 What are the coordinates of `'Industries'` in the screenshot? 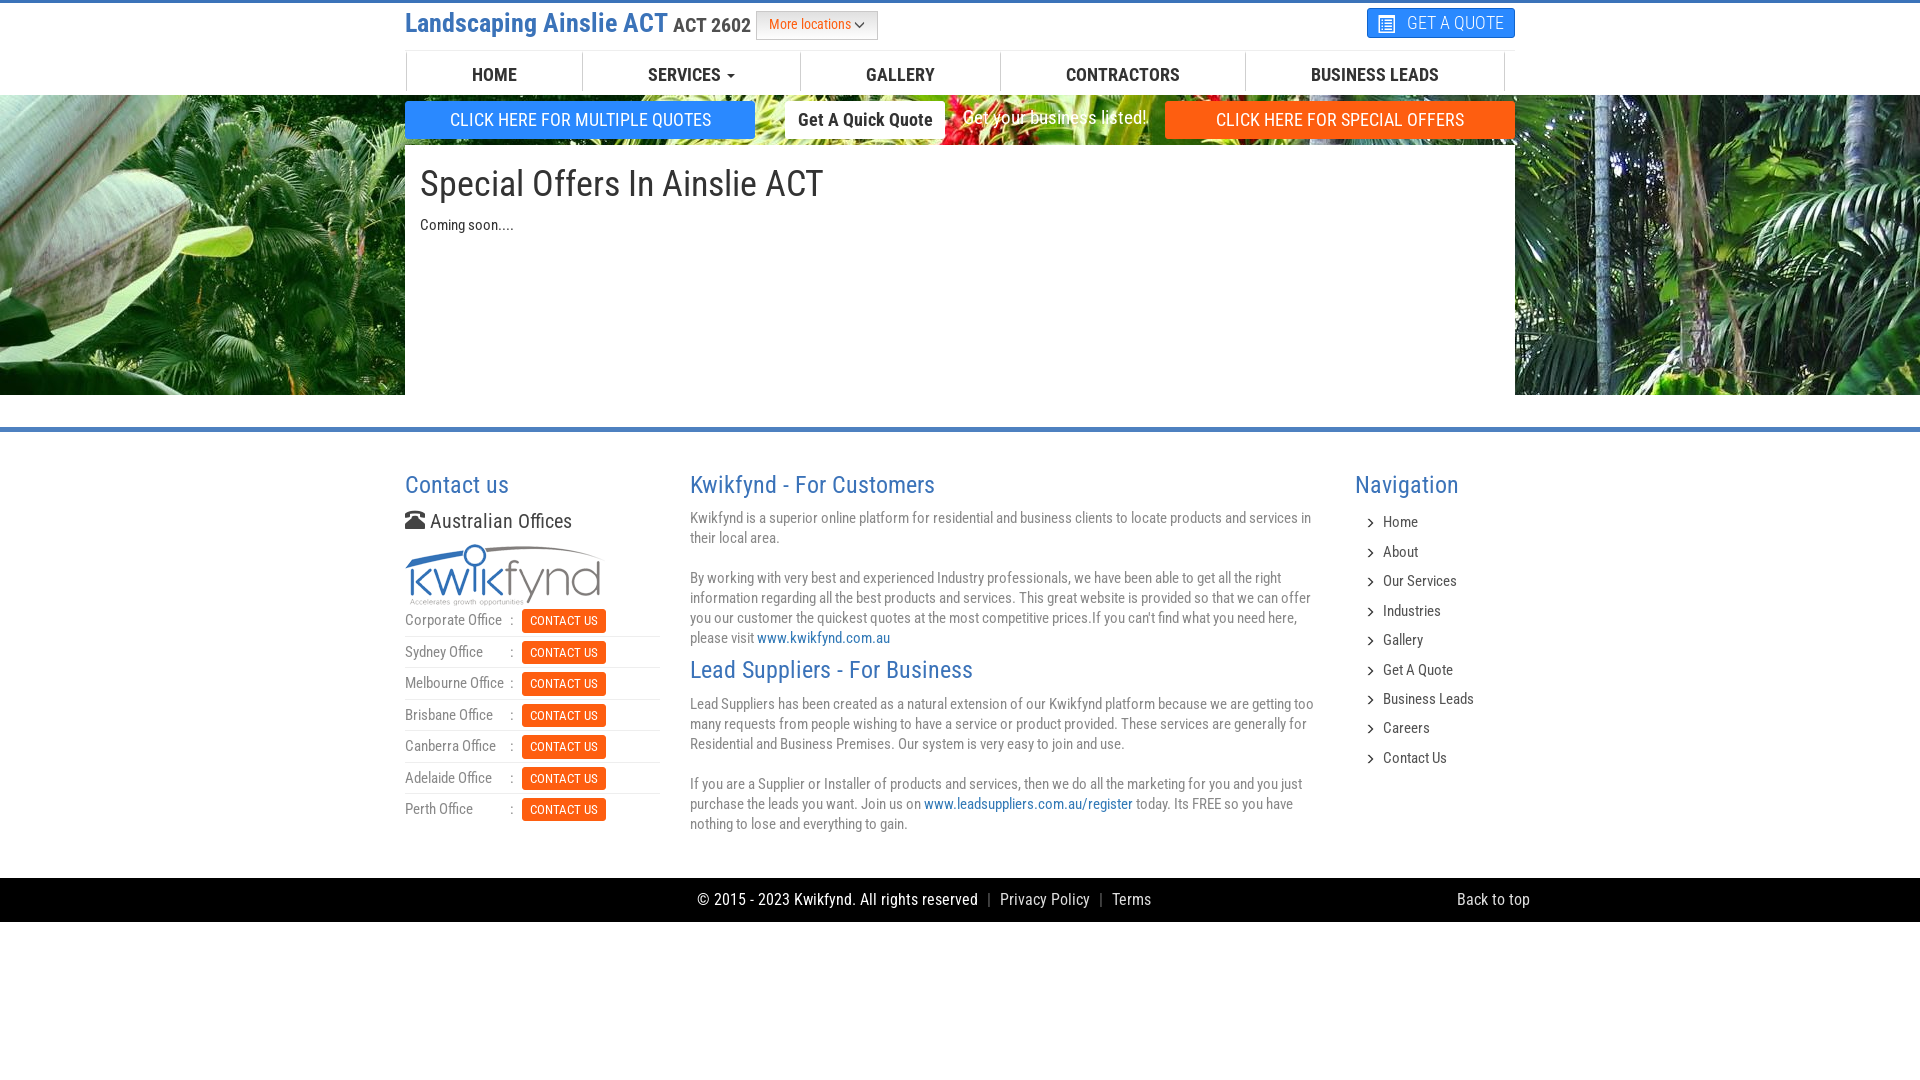 It's located at (1410, 609).